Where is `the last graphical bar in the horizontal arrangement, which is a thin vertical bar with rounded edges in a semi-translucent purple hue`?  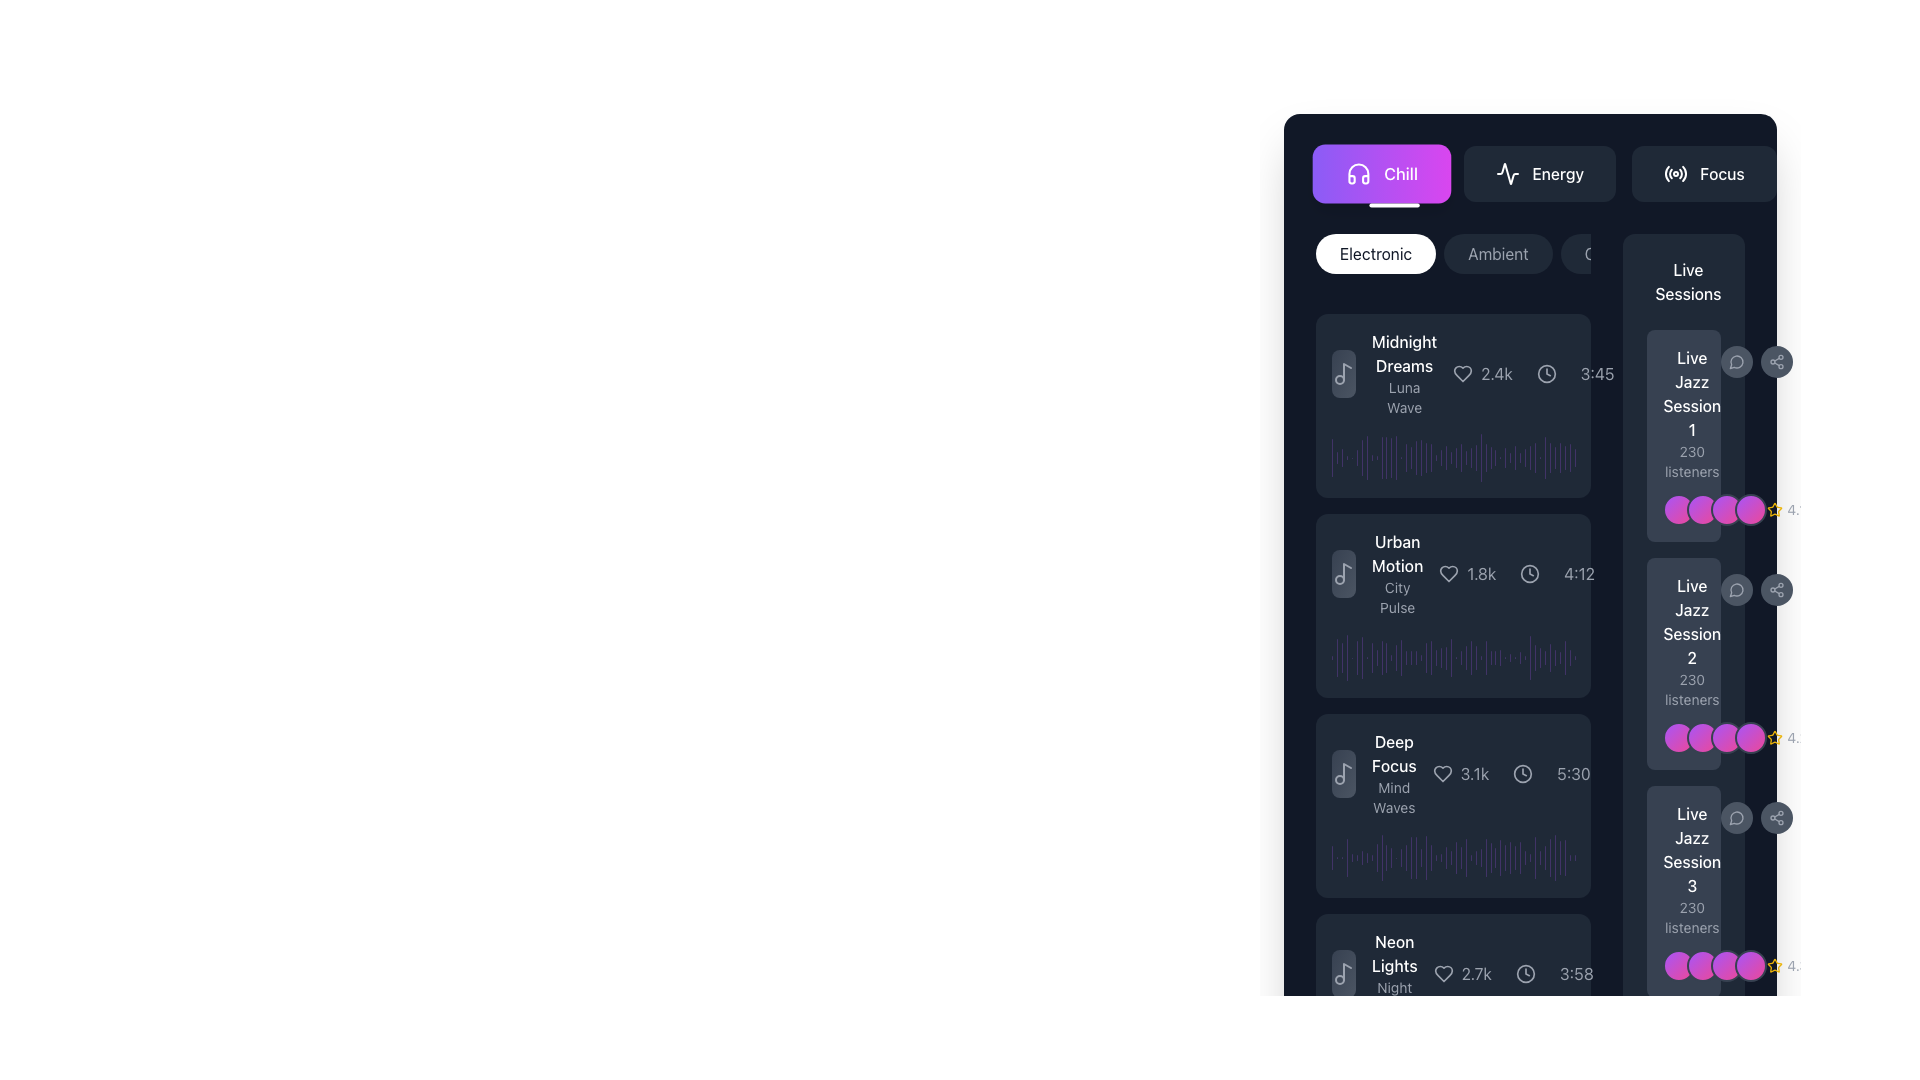
the last graphical bar in the horizontal arrangement, which is a thin vertical bar with rounded edges in a semi-translucent purple hue is located at coordinates (1559, 856).